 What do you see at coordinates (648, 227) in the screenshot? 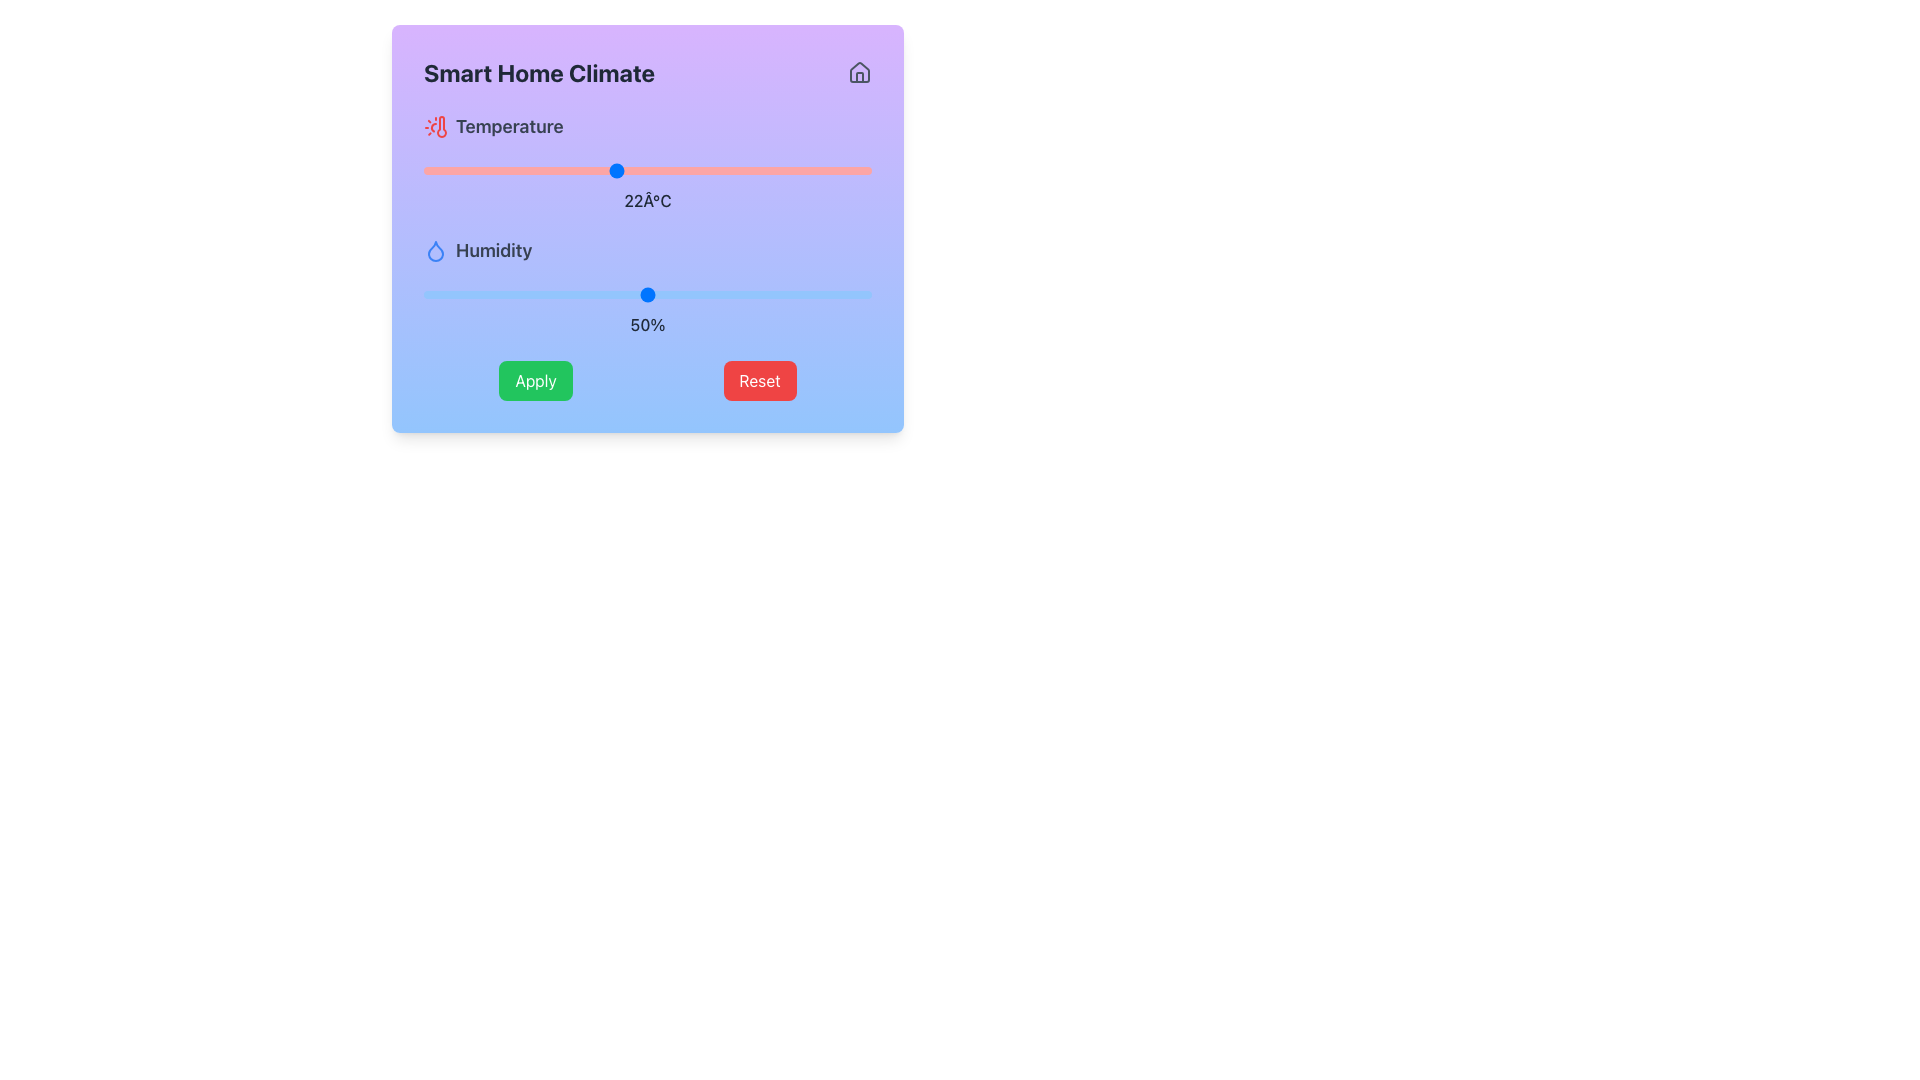
I see `the card-like UI component titled 'Smart Home Climate' that features temperature and humidity controls, located centrally in the interface` at bounding box center [648, 227].